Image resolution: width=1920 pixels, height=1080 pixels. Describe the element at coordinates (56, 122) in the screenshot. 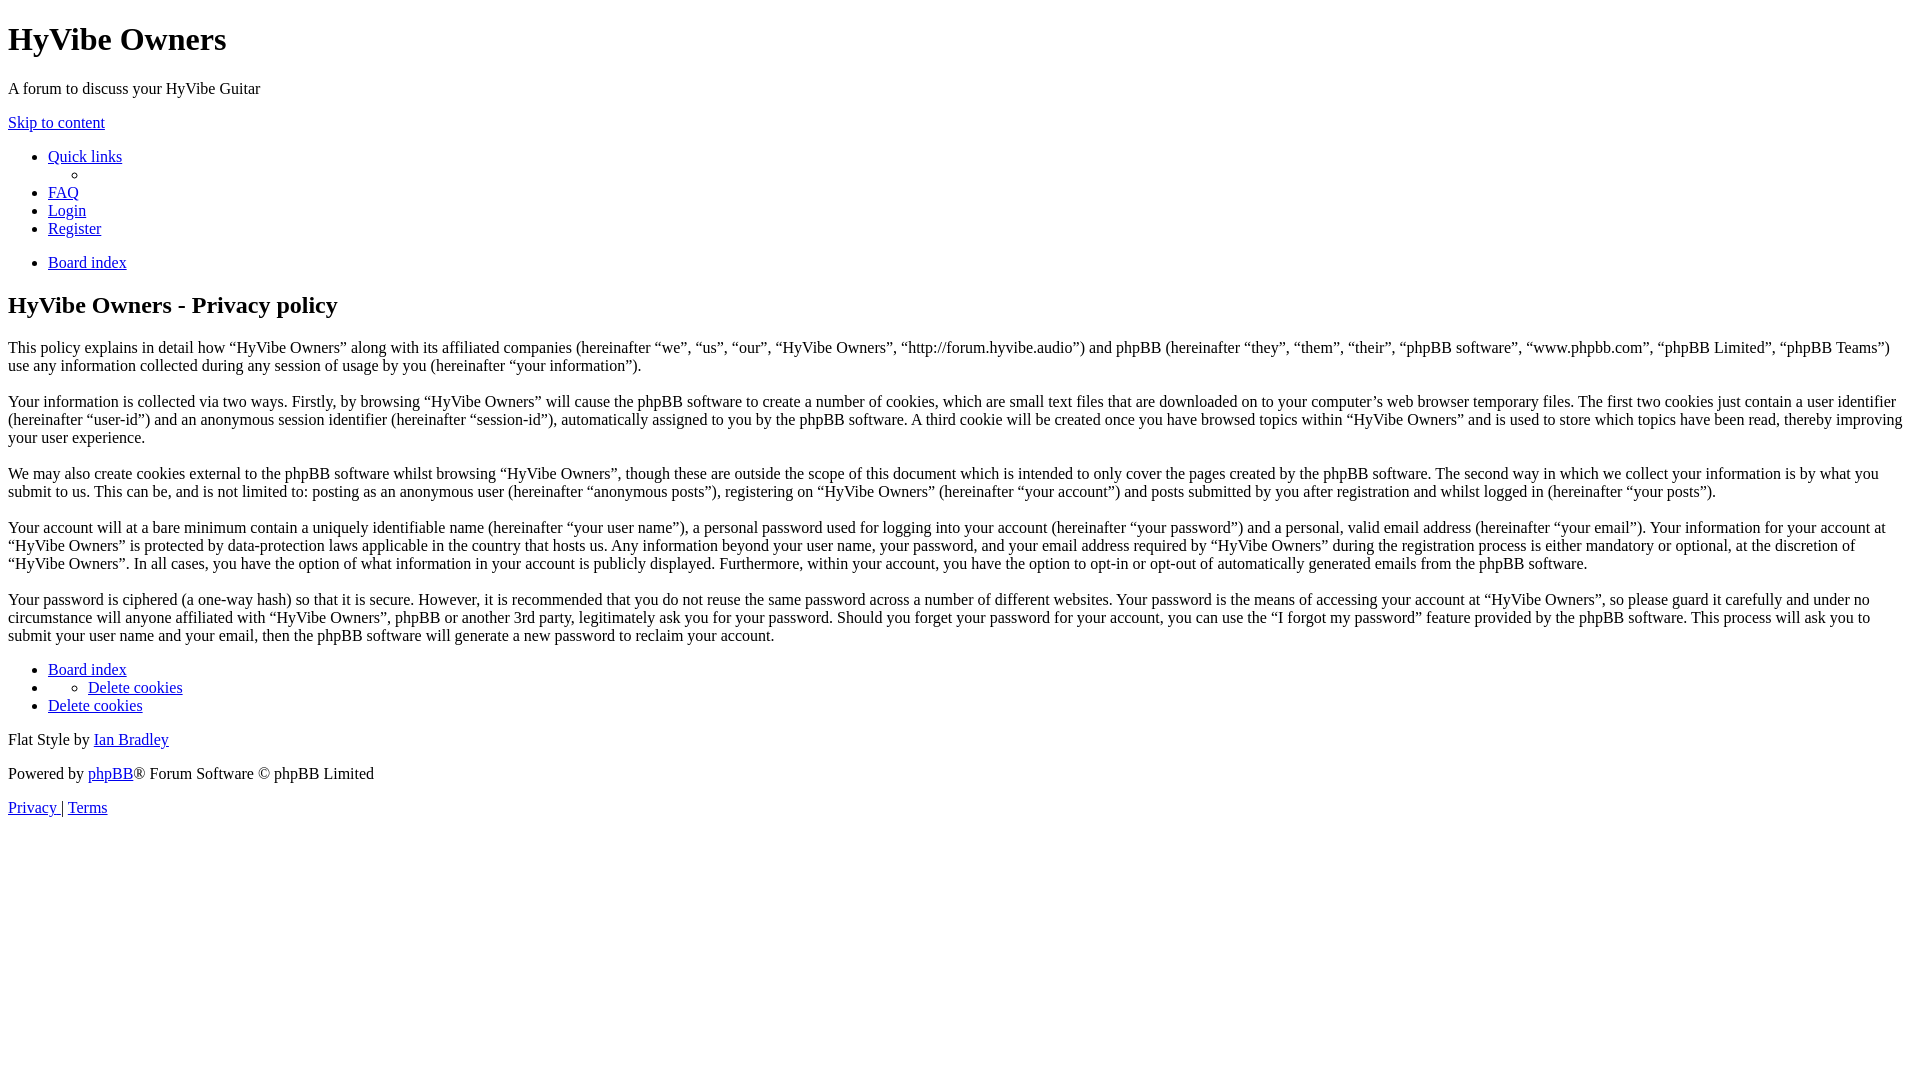

I see `'Skip to content'` at that location.